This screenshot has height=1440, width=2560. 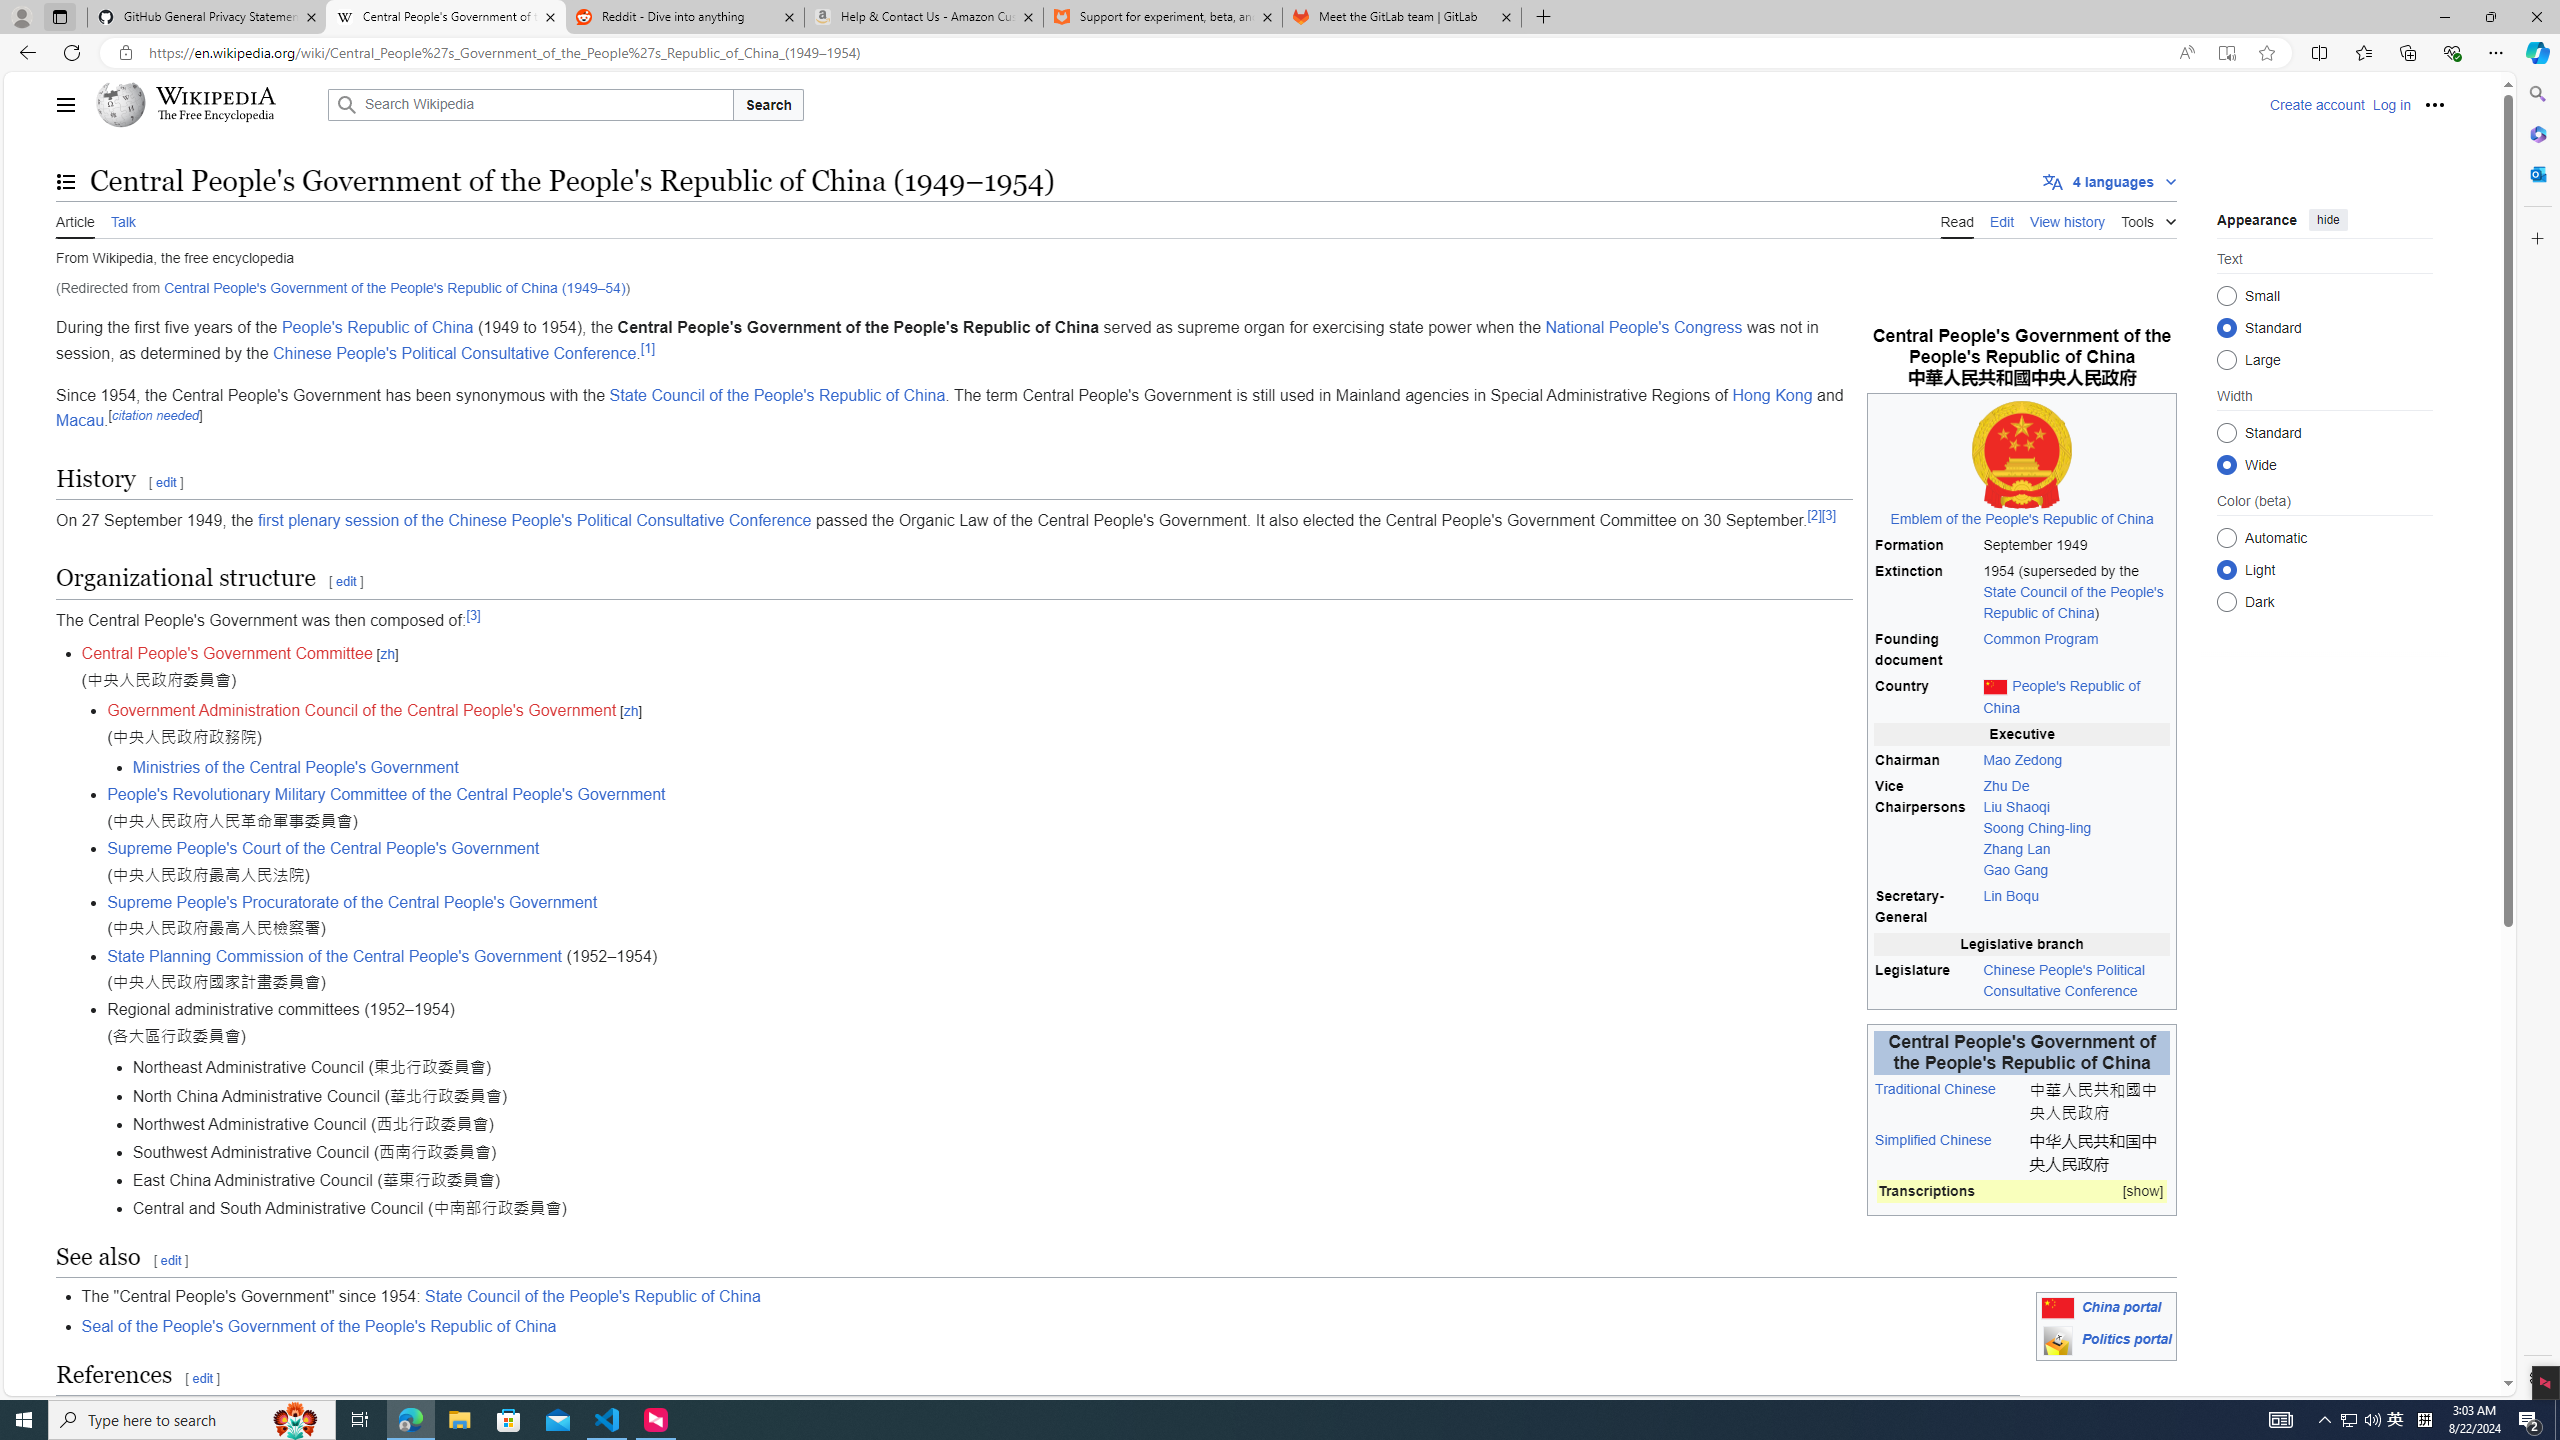 What do you see at coordinates (1925, 907) in the screenshot?
I see `'Secretary-General'` at bounding box center [1925, 907].